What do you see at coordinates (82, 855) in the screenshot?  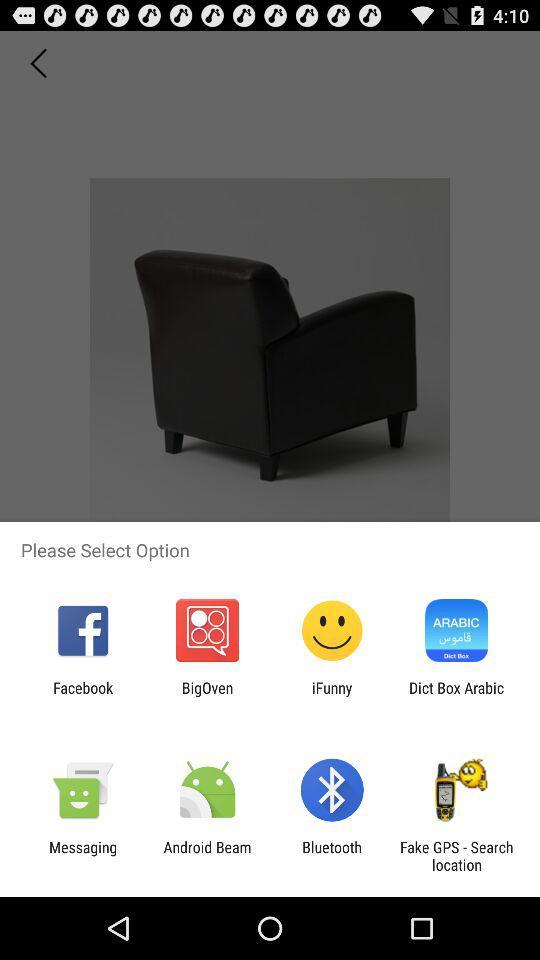 I see `messaging` at bounding box center [82, 855].